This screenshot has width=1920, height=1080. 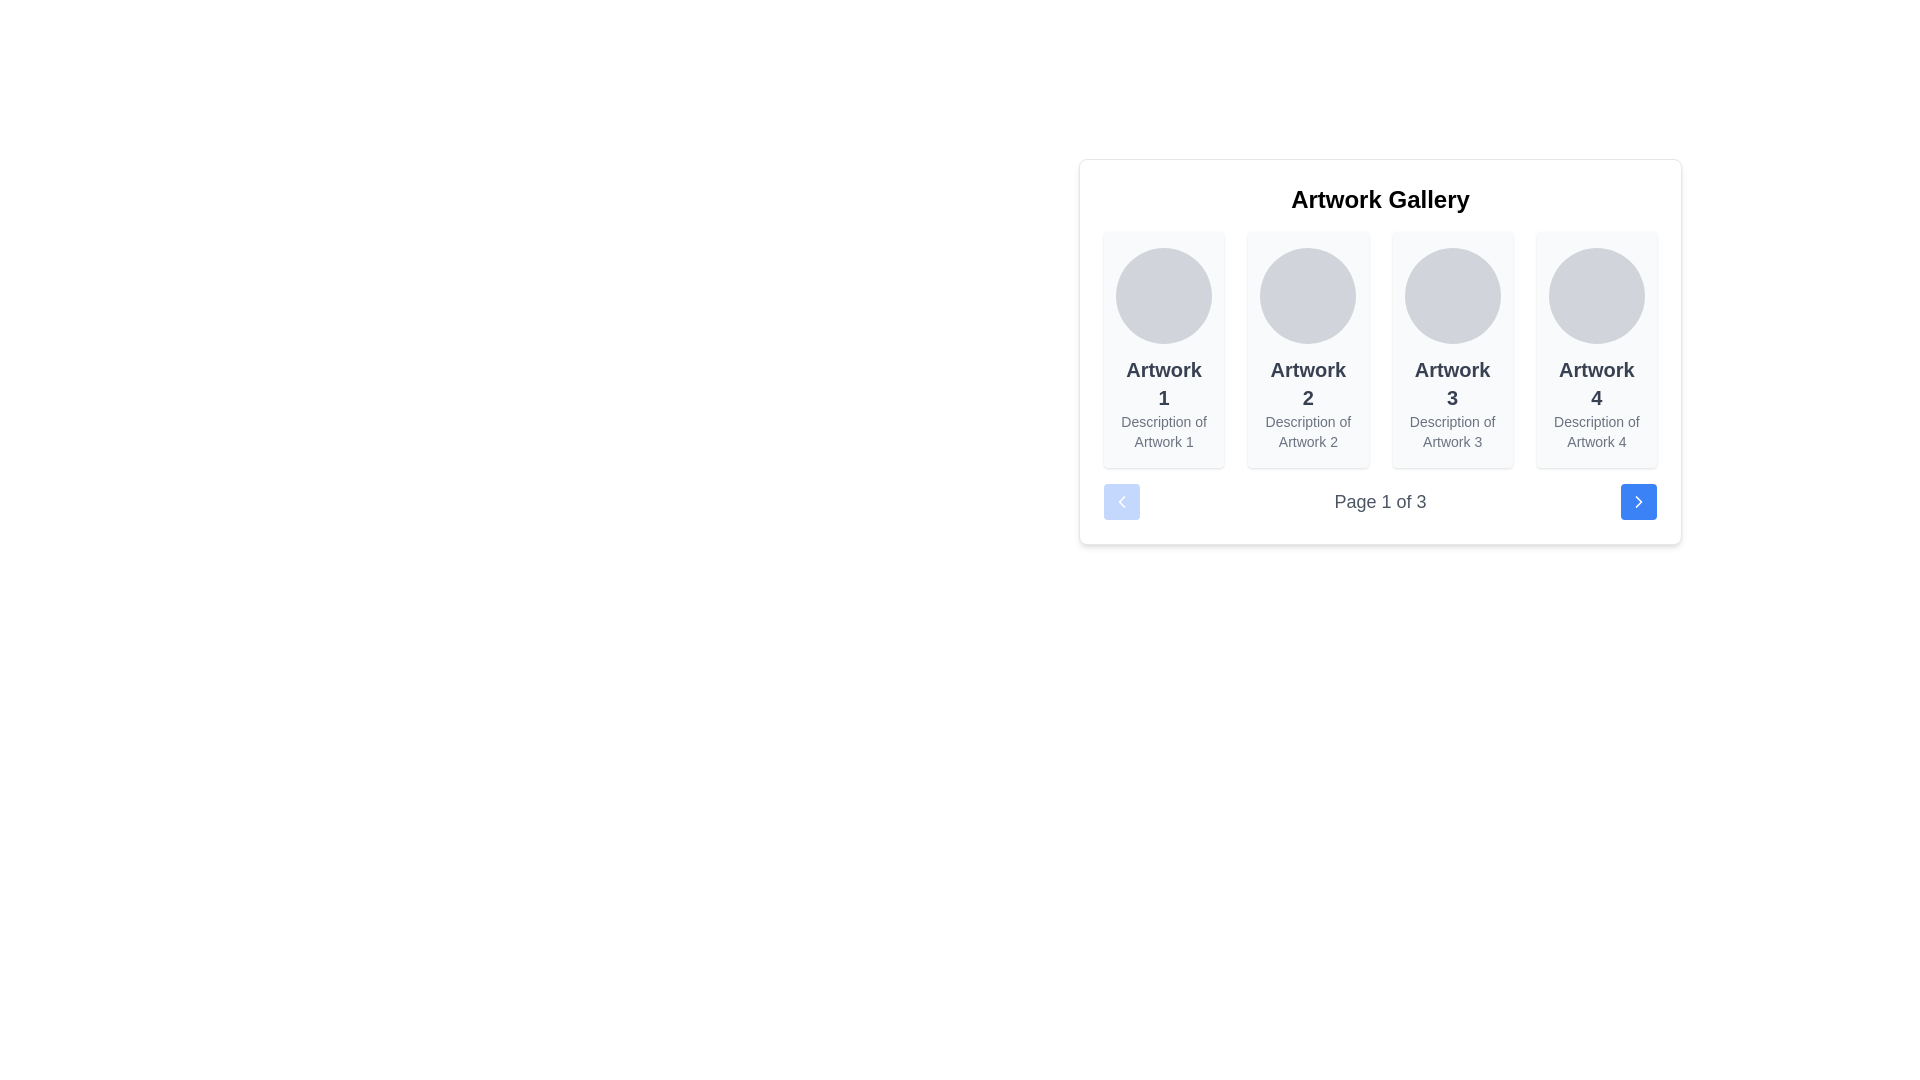 What do you see at coordinates (1122, 500) in the screenshot?
I see `the blue left arrow button with rounded corners` at bounding box center [1122, 500].